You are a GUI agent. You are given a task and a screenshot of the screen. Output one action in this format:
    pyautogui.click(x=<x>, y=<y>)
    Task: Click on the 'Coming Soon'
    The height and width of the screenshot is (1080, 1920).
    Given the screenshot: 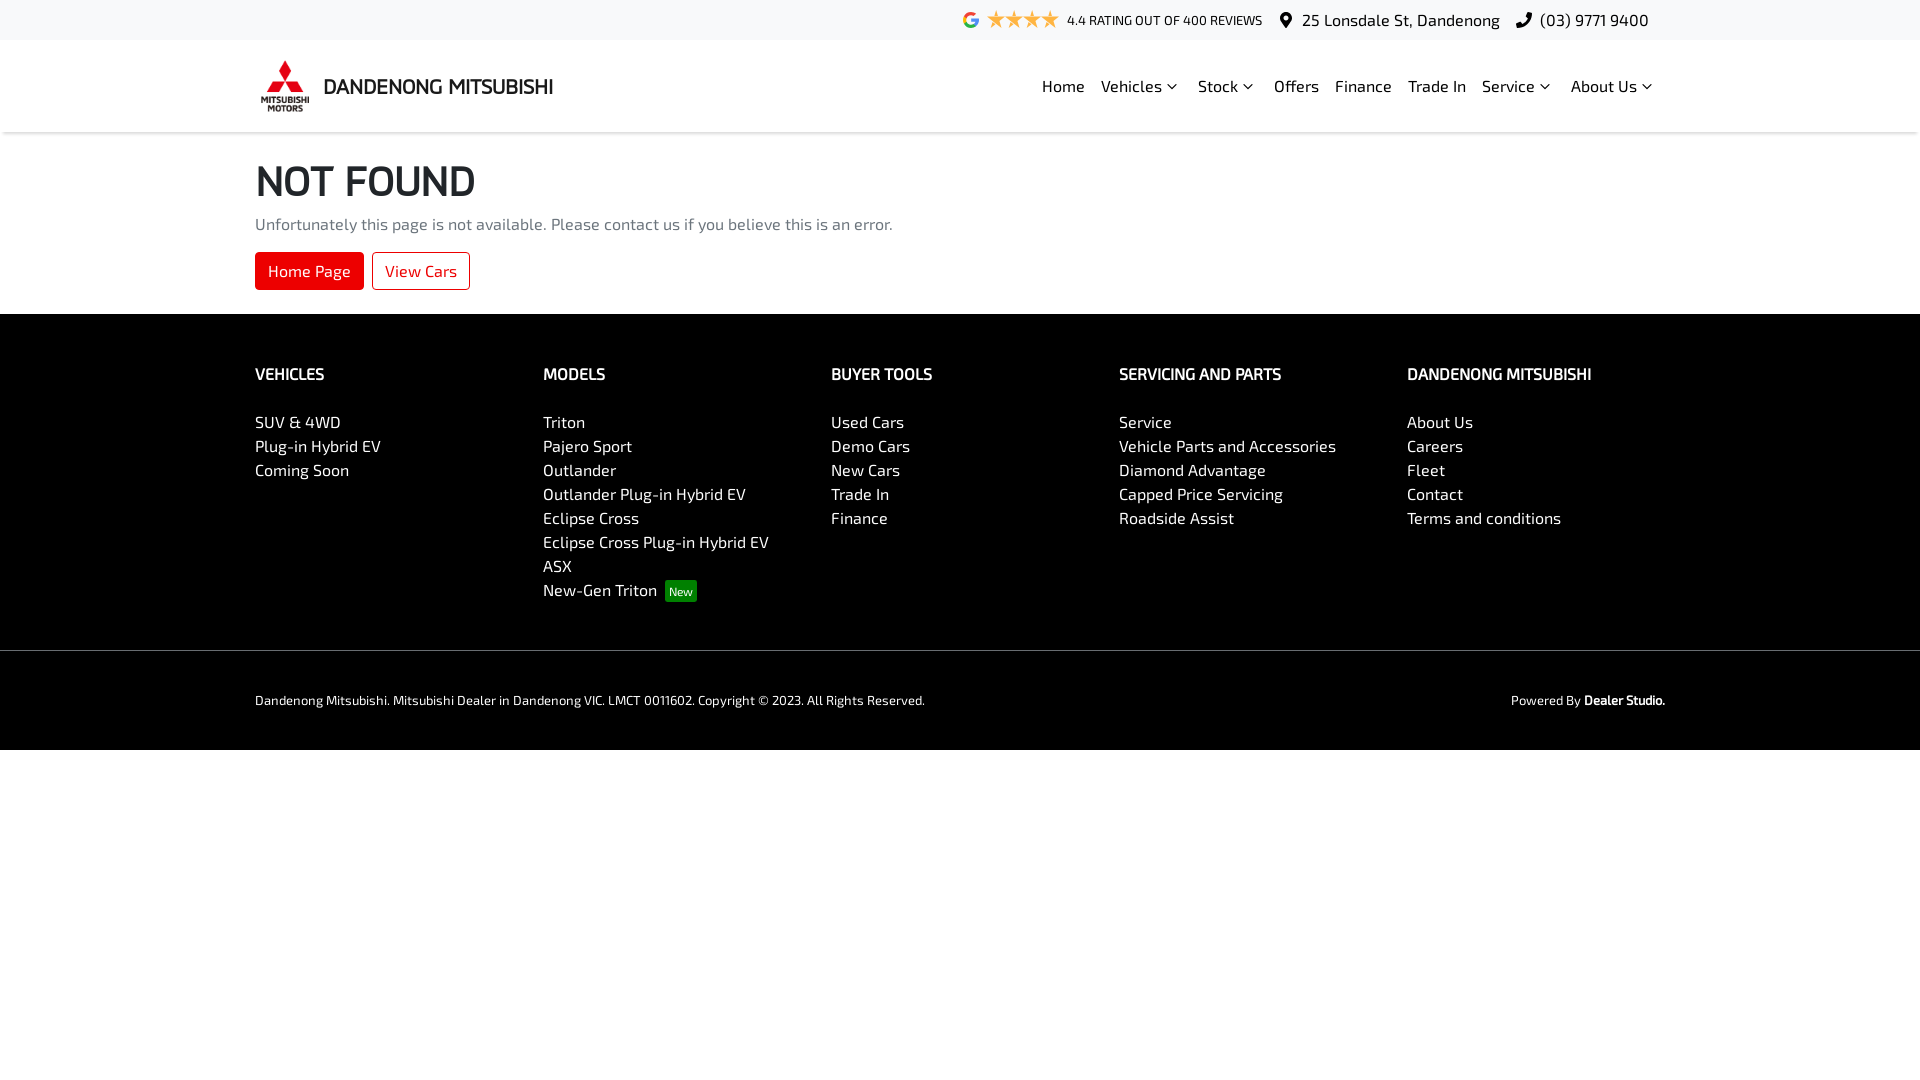 What is the action you would take?
    pyautogui.click(x=301, y=469)
    